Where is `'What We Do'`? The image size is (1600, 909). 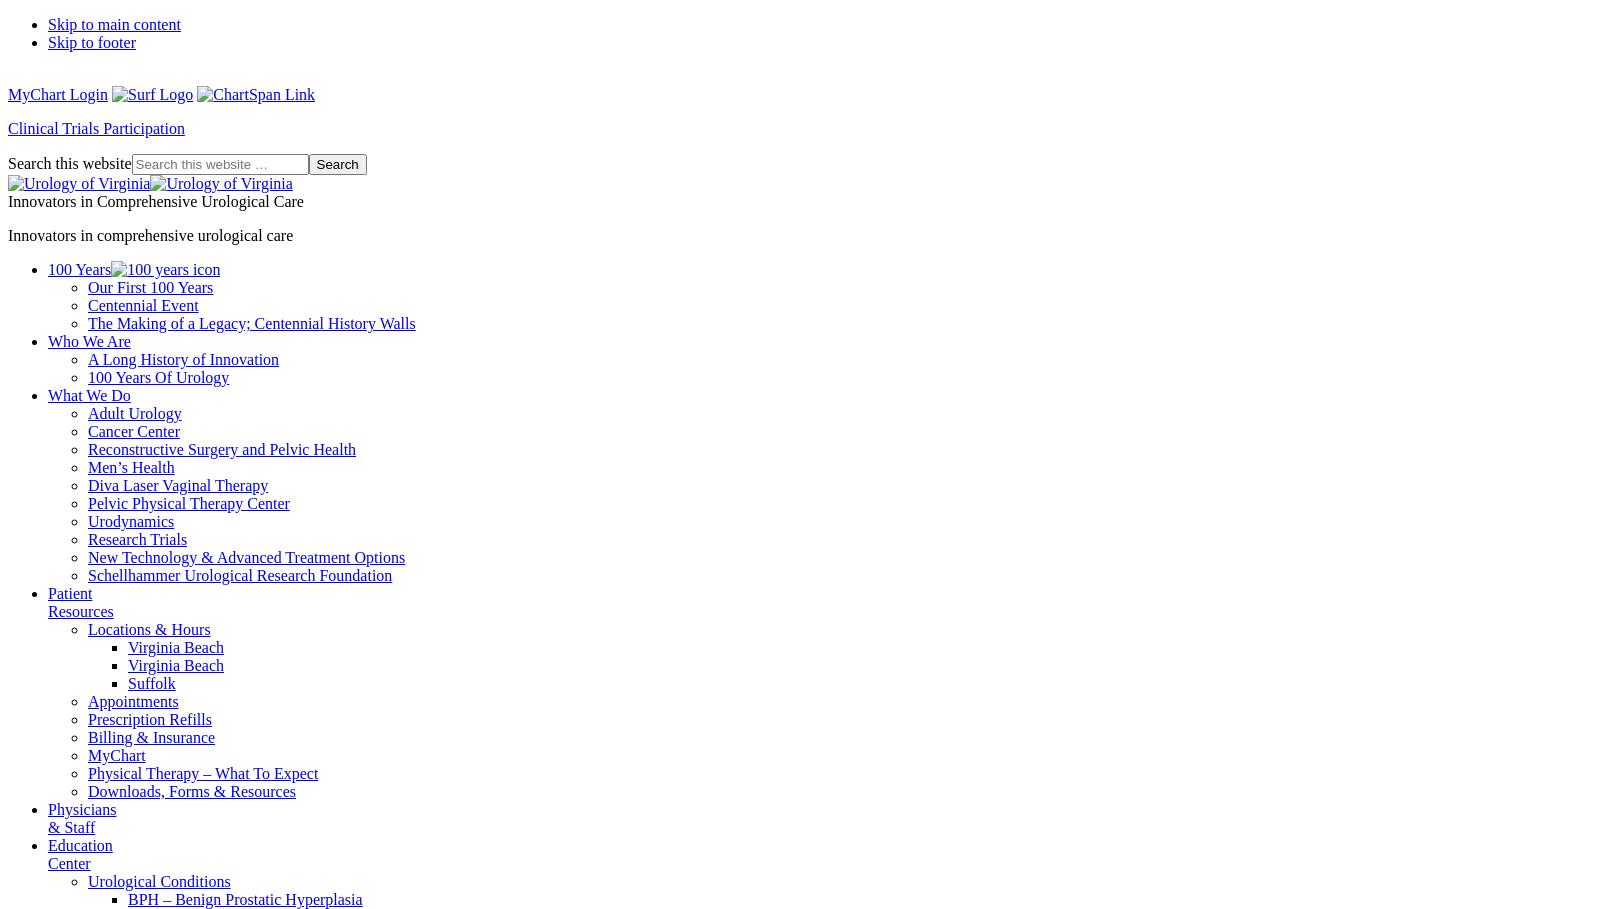 'What We Do' is located at coordinates (87, 395).